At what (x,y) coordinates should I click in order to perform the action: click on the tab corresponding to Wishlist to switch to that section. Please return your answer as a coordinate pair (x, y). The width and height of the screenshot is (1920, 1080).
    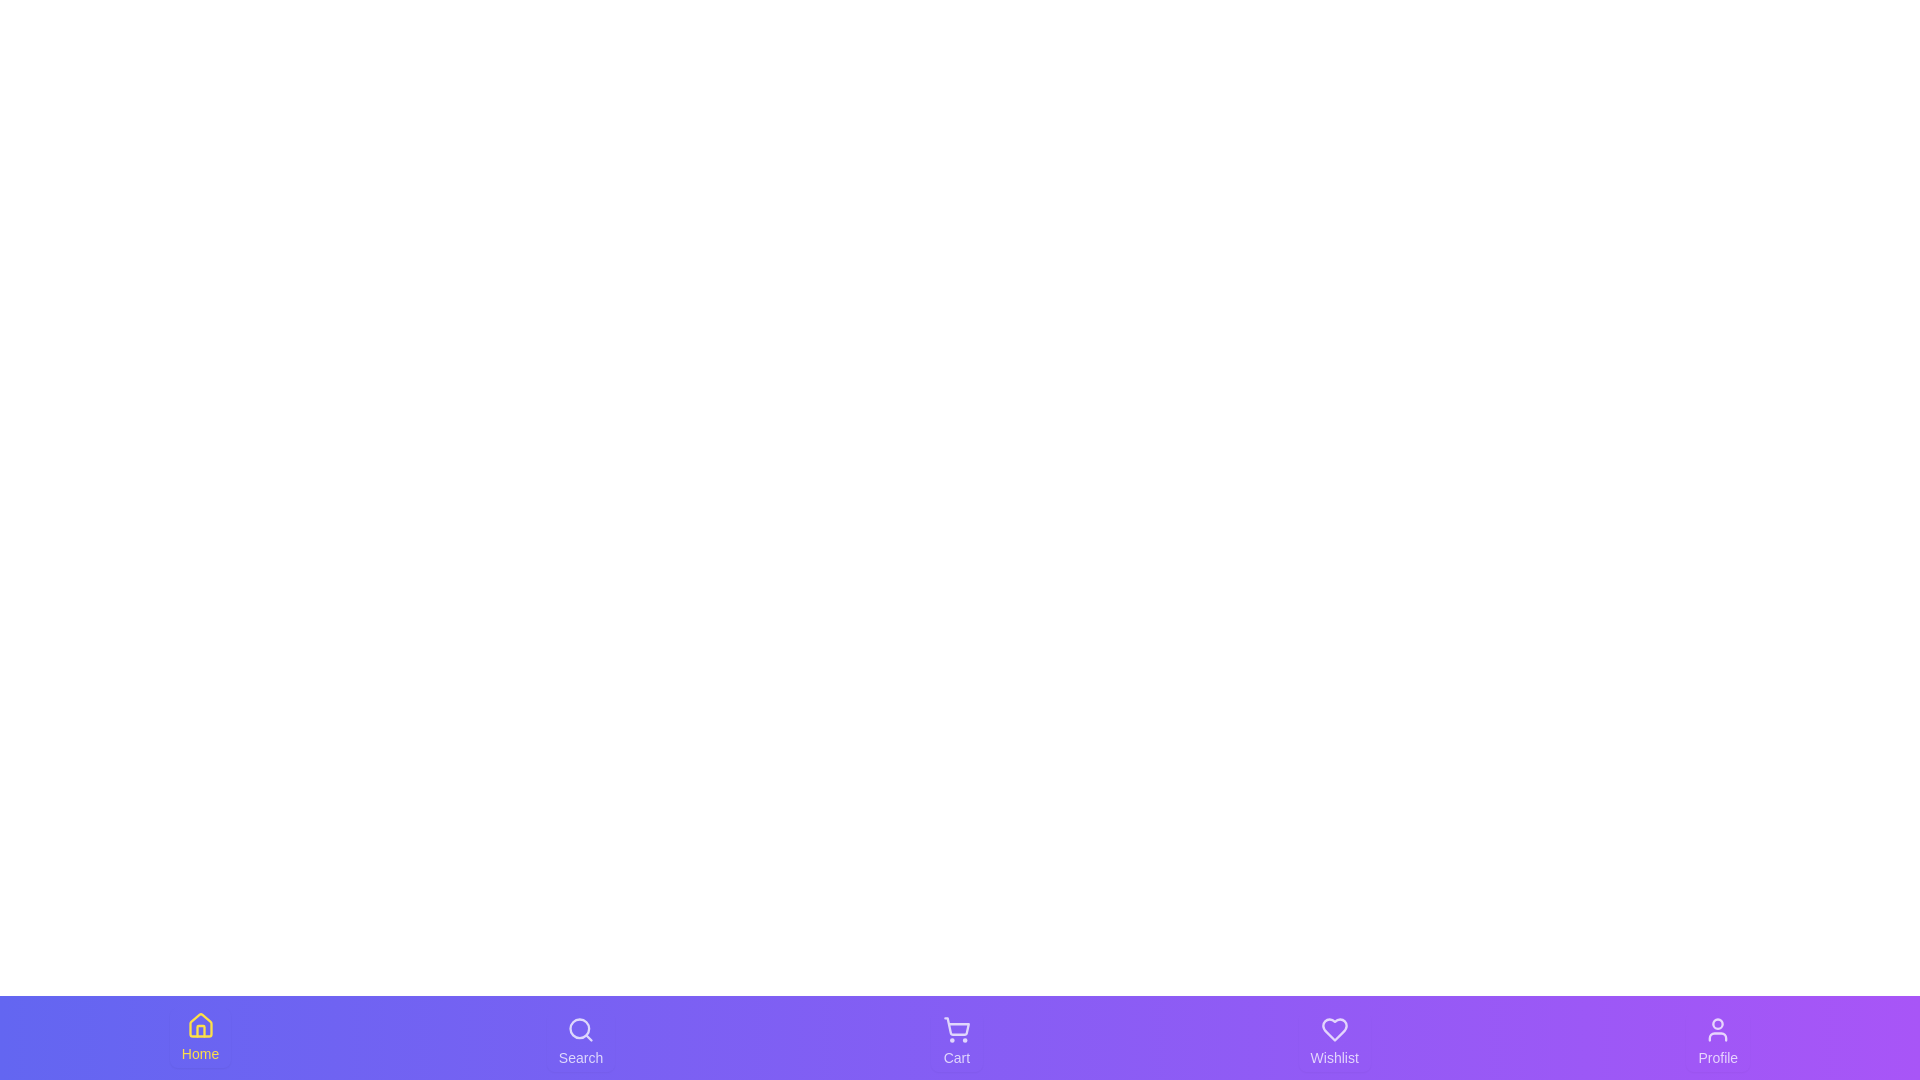
    Looking at the image, I should click on (1334, 1040).